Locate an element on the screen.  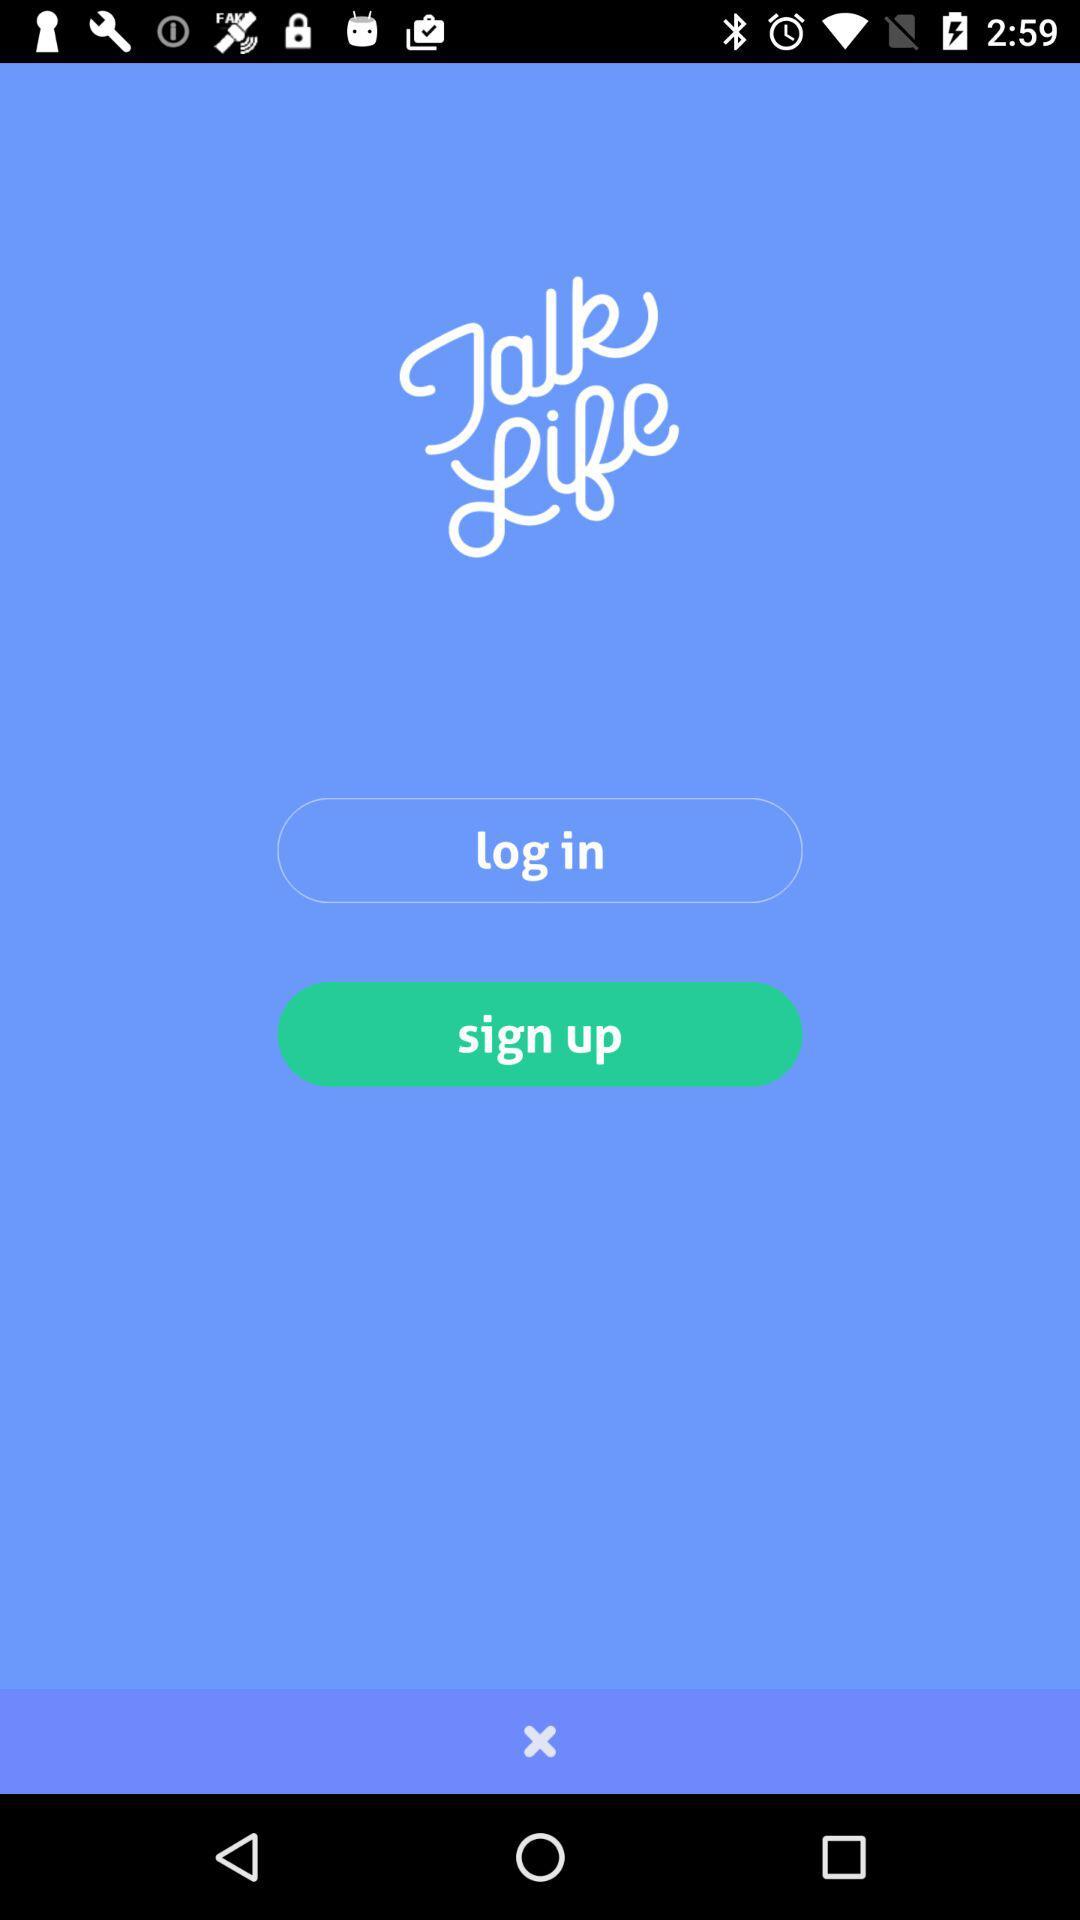
log in is located at coordinates (540, 850).